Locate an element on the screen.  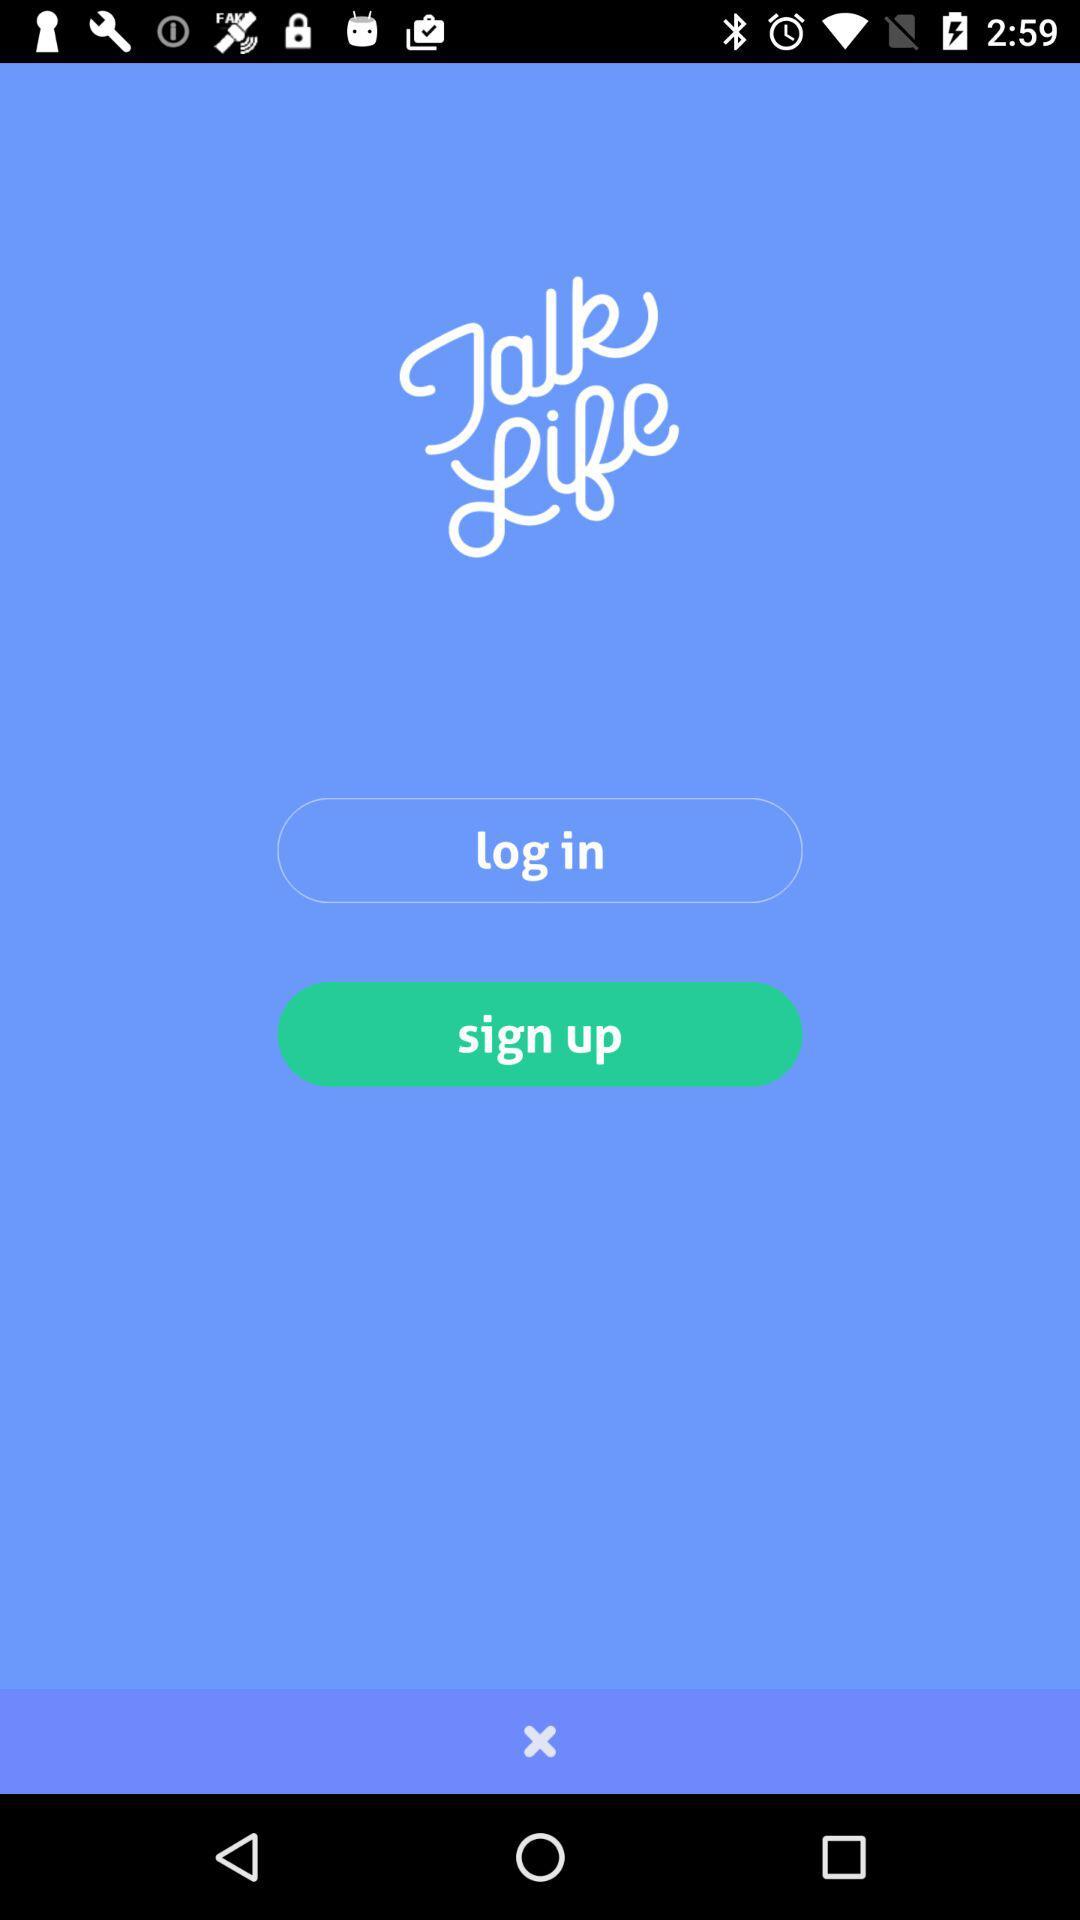
log in is located at coordinates (540, 850).